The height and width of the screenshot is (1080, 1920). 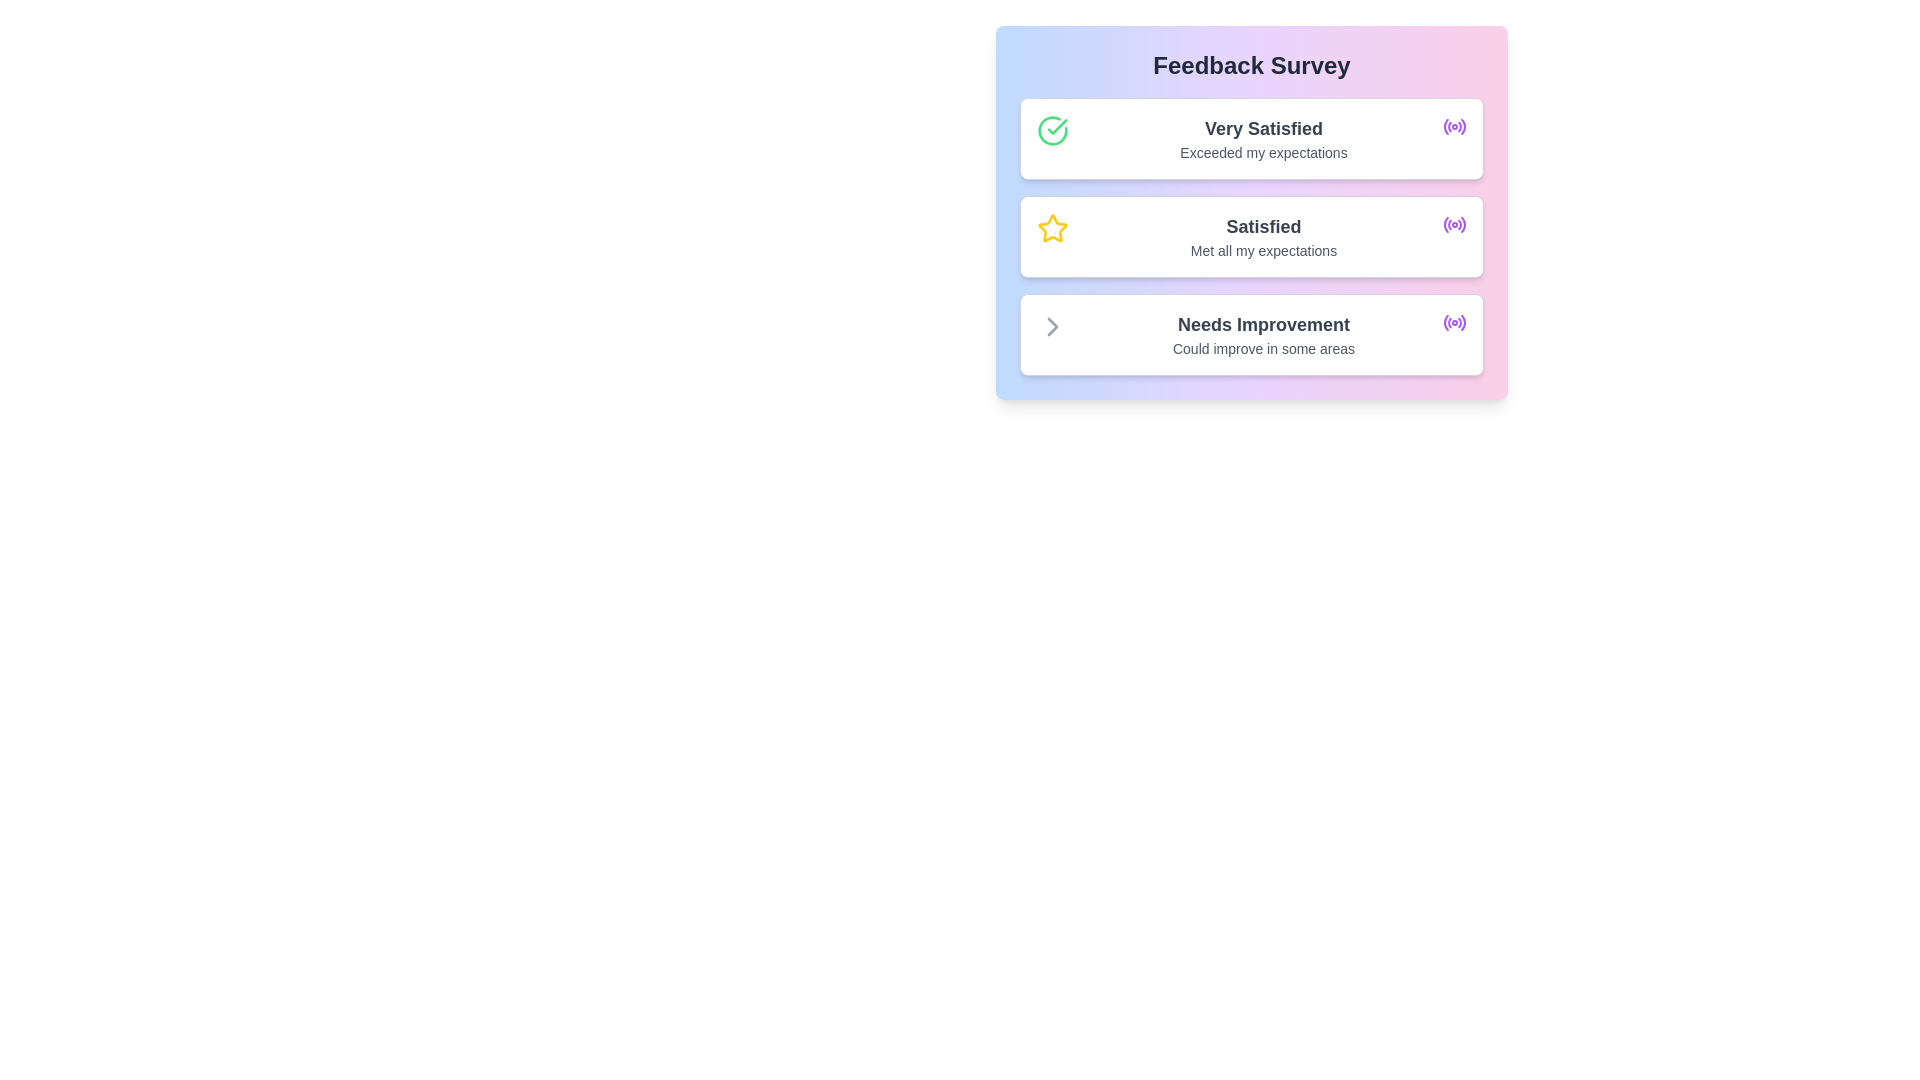 What do you see at coordinates (1454, 322) in the screenshot?
I see `the 'Needs Improvement' icon located in the third row of the feedback survey card, positioned at the far right` at bounding box center [1454, 322].